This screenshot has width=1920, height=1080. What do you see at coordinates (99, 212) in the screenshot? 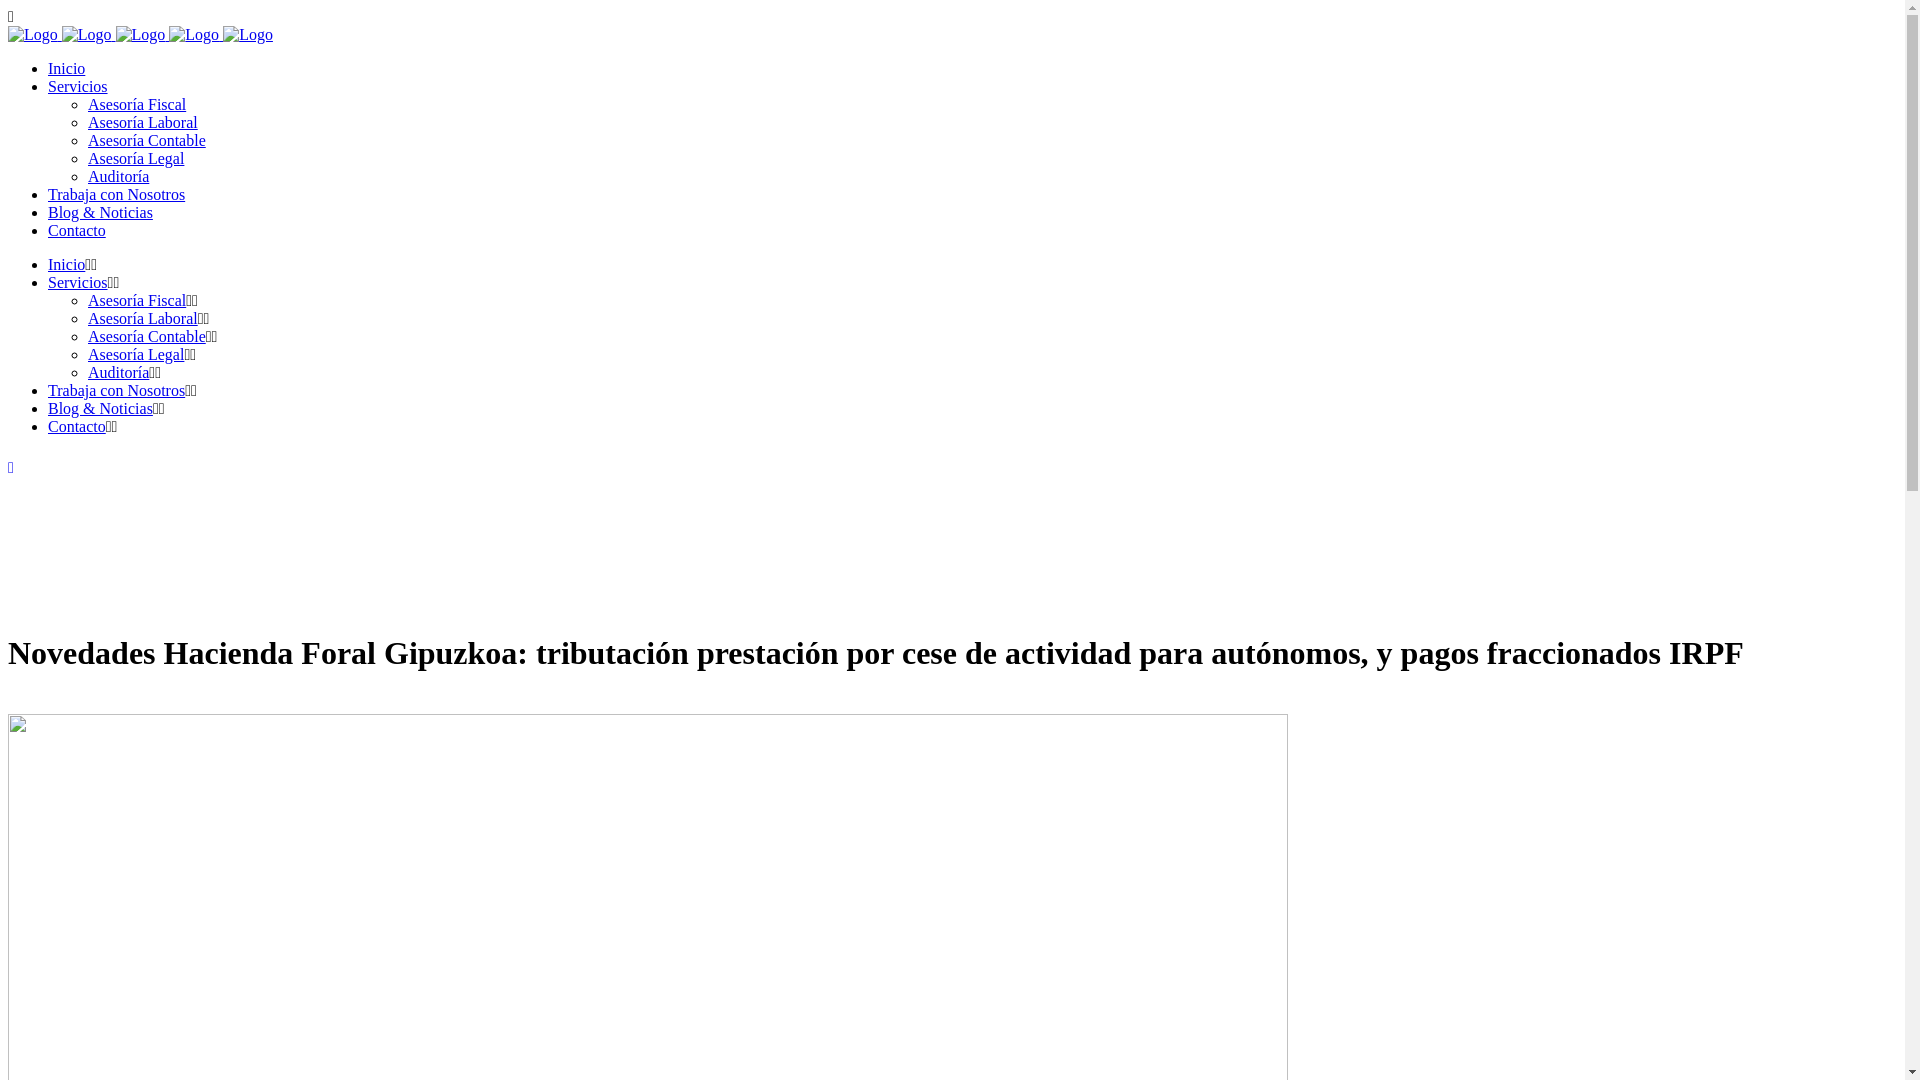
I see `'Blog & Noticias'` at bounding box center [99, 212].